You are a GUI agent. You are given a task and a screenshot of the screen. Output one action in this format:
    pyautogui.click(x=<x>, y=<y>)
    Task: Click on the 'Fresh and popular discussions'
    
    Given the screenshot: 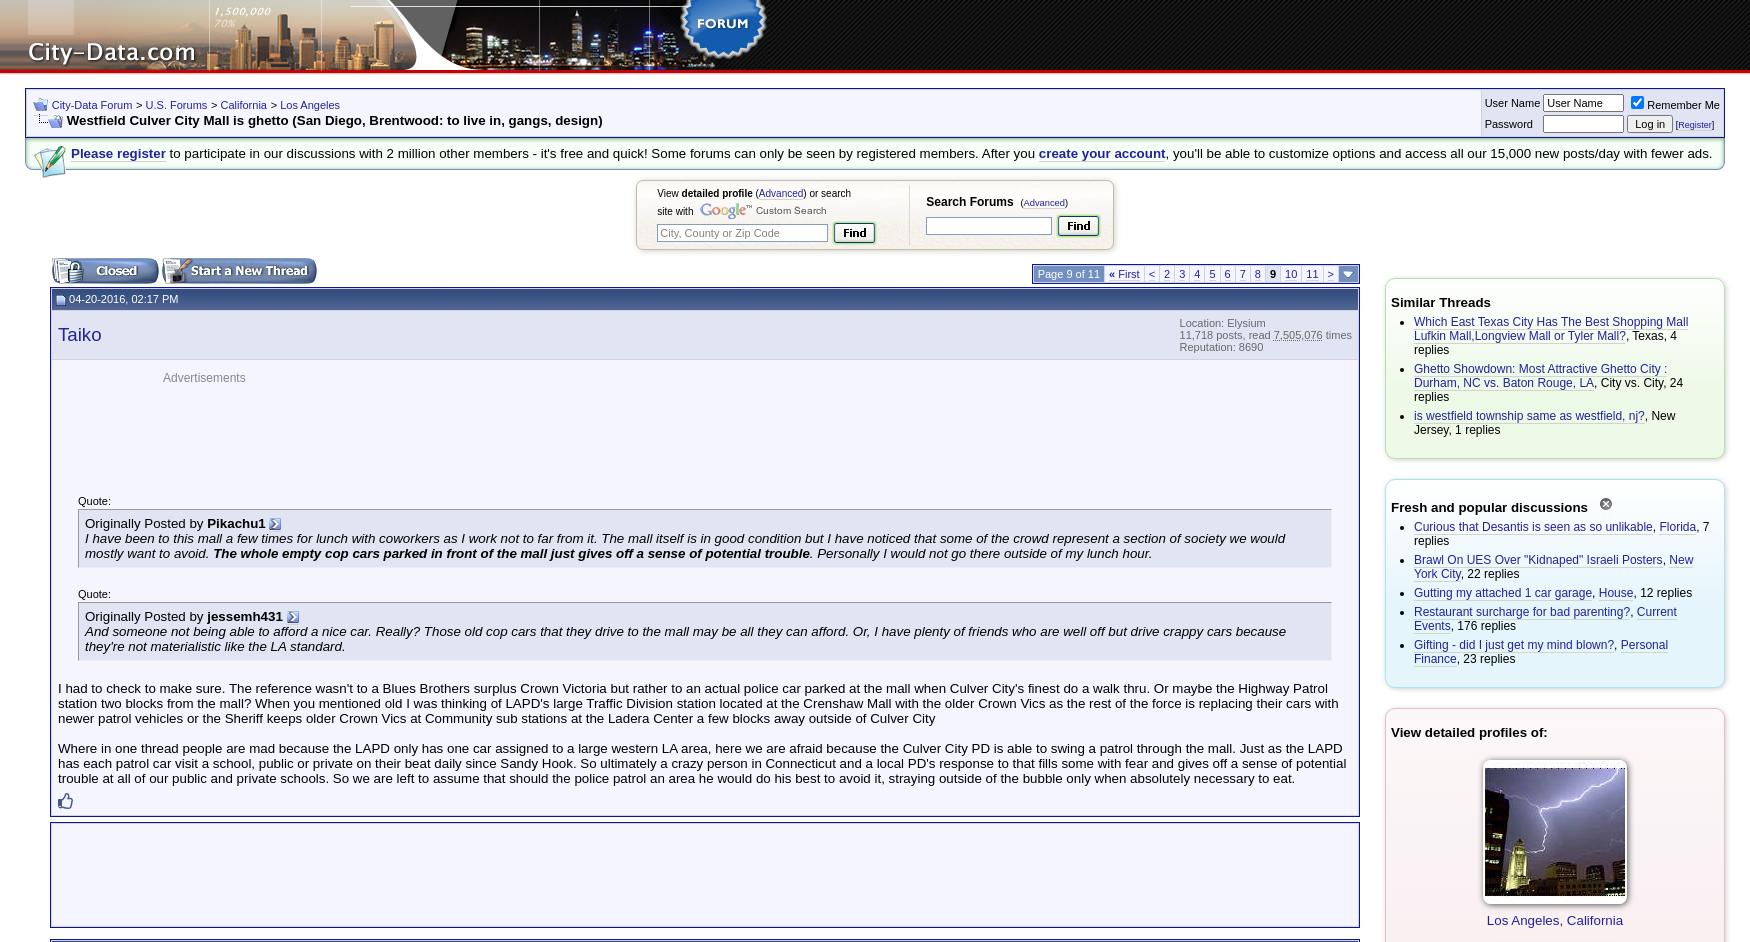 What is the action you would take?
    pyautogui.click(x=1489, y=507)
    